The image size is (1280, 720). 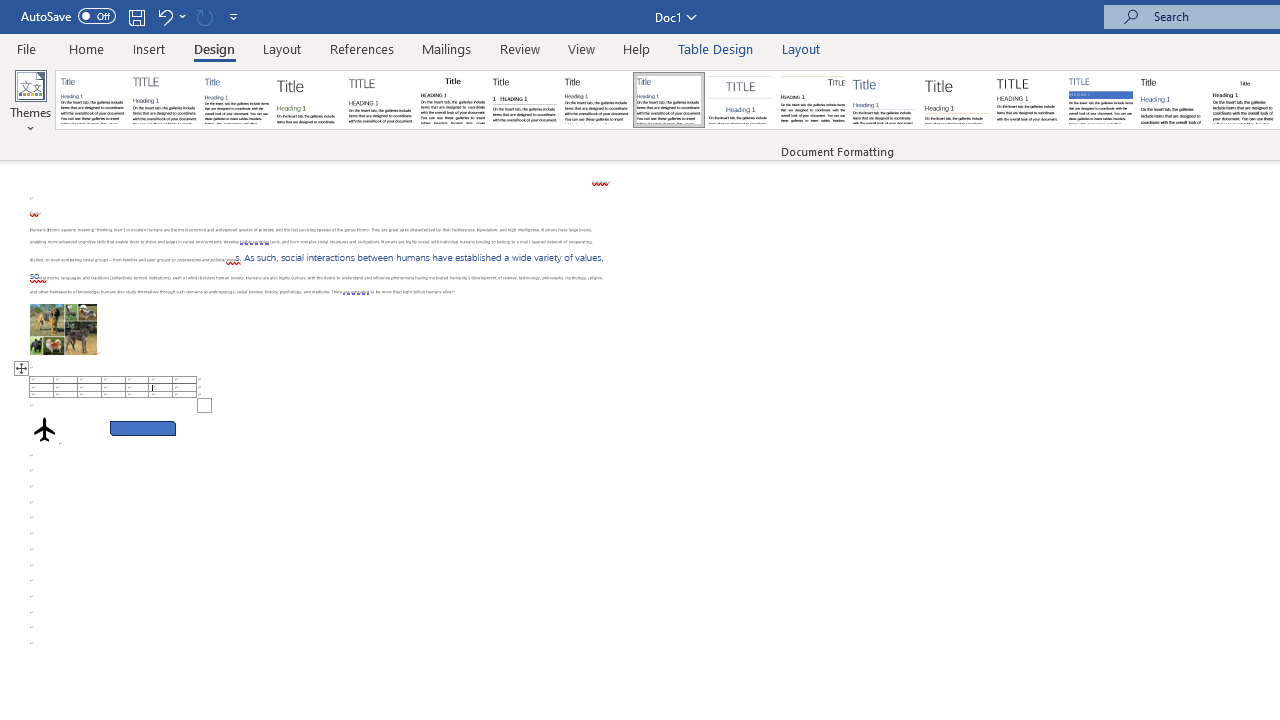 I want to click on 'Basic (Elegant)', so click(x=165, y=100).